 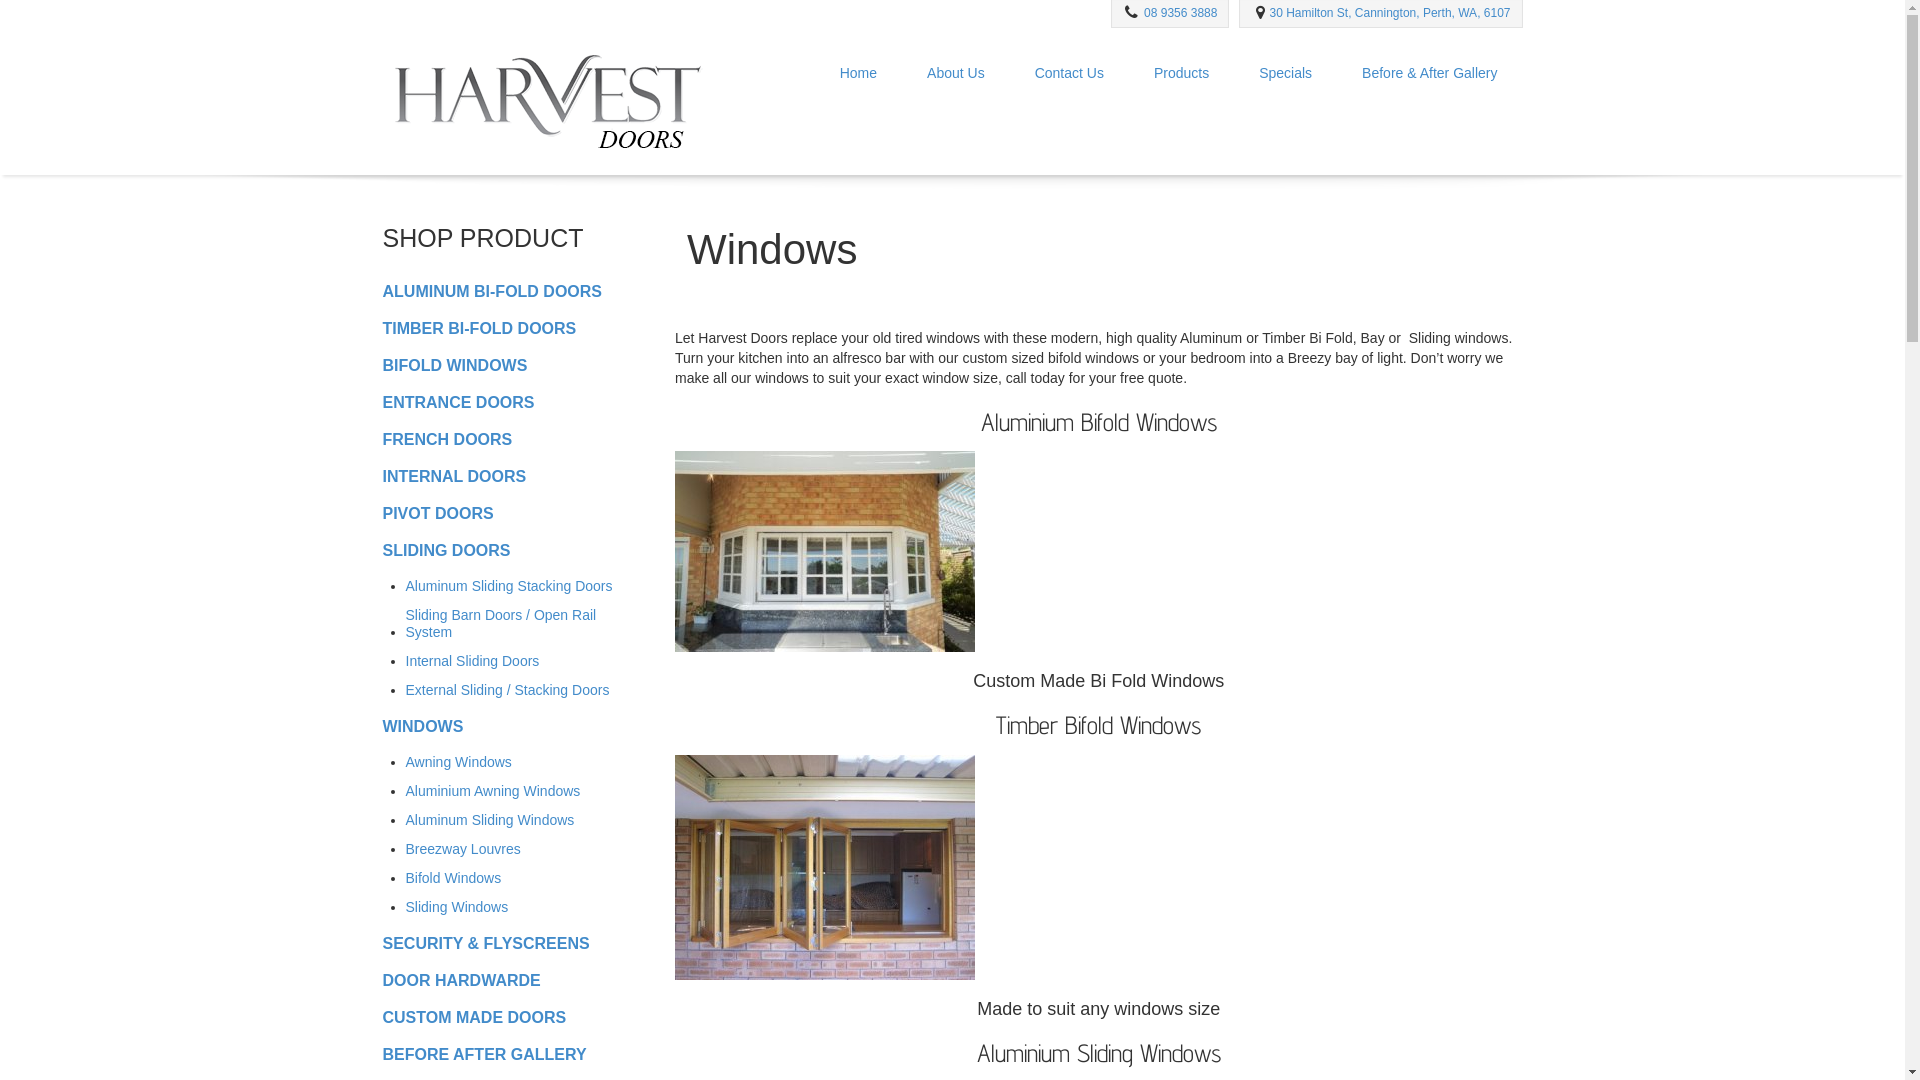 I want to click on 'INTERNAL DOORS', so click(x=453, y=476).